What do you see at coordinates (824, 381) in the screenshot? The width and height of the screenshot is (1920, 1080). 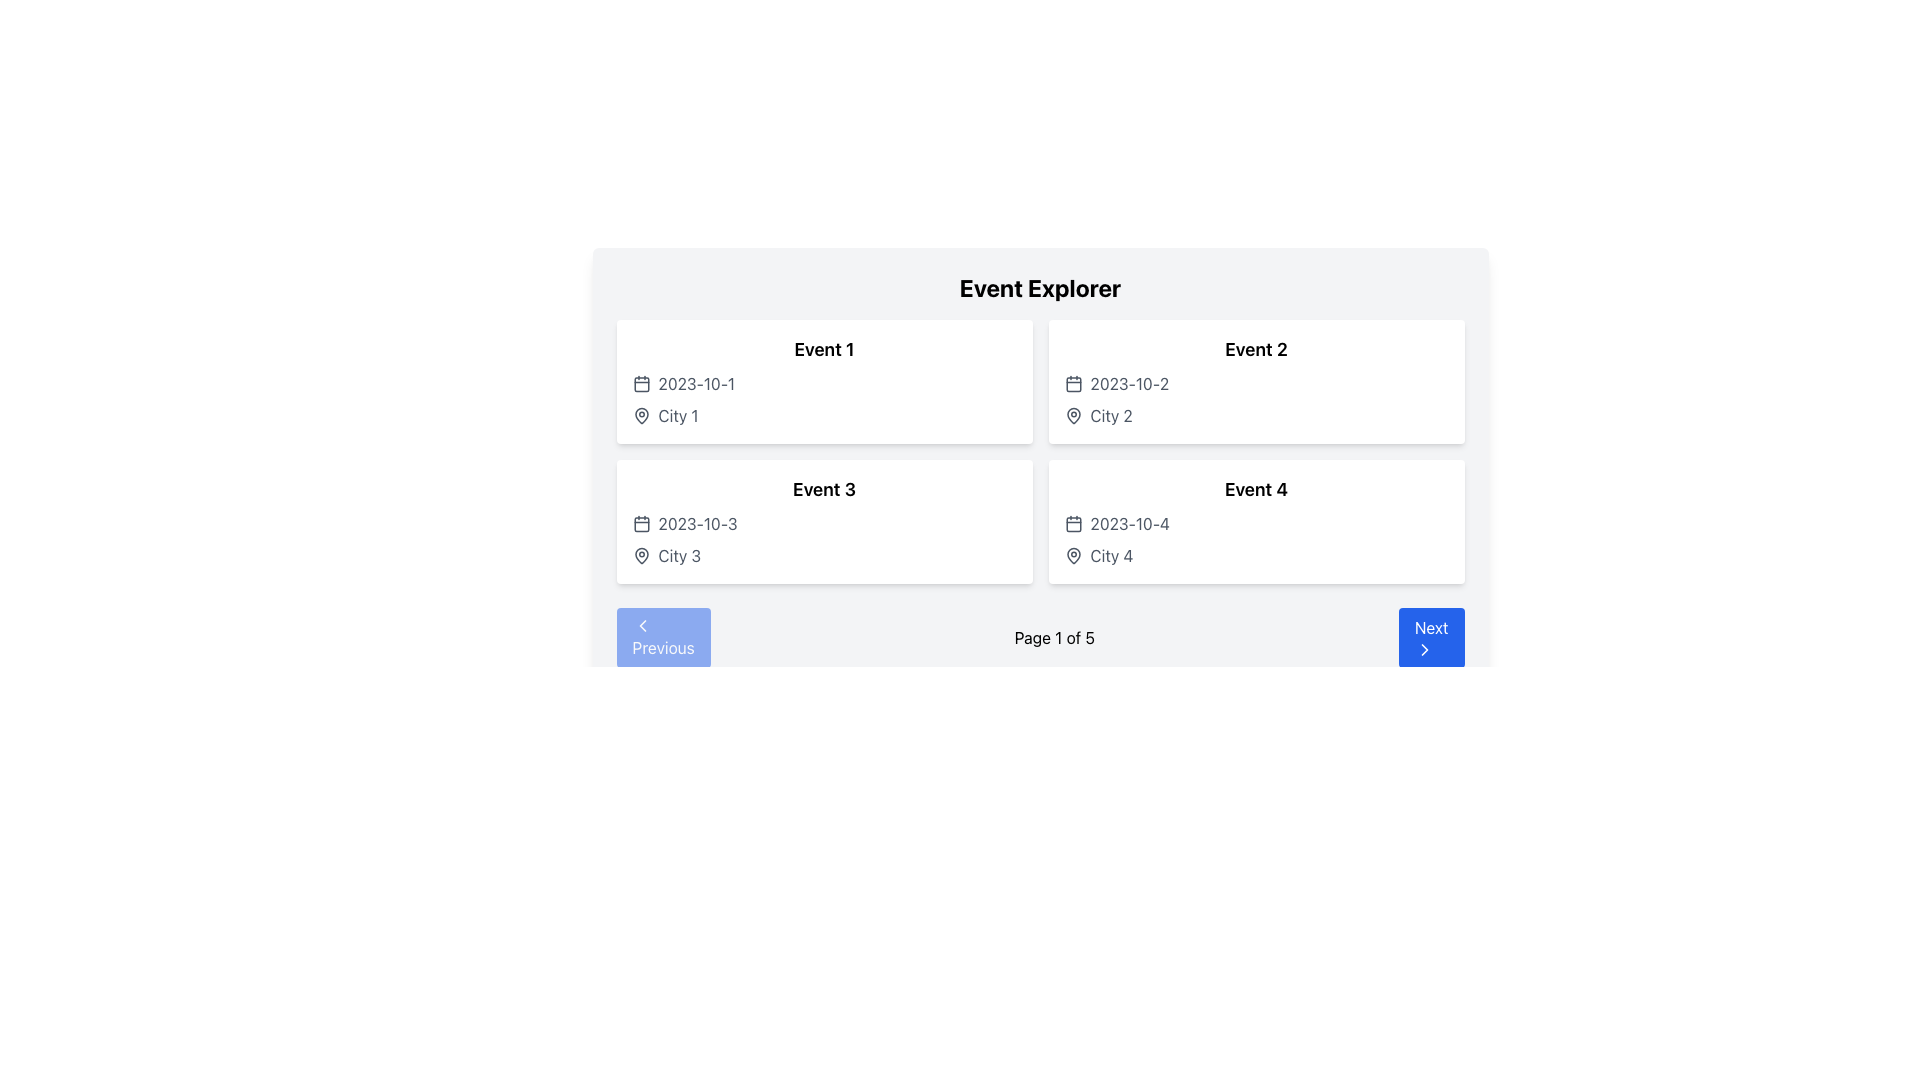 I see `the event card located in the top-left corner of the grid layout` at bounding box center [824, 381].